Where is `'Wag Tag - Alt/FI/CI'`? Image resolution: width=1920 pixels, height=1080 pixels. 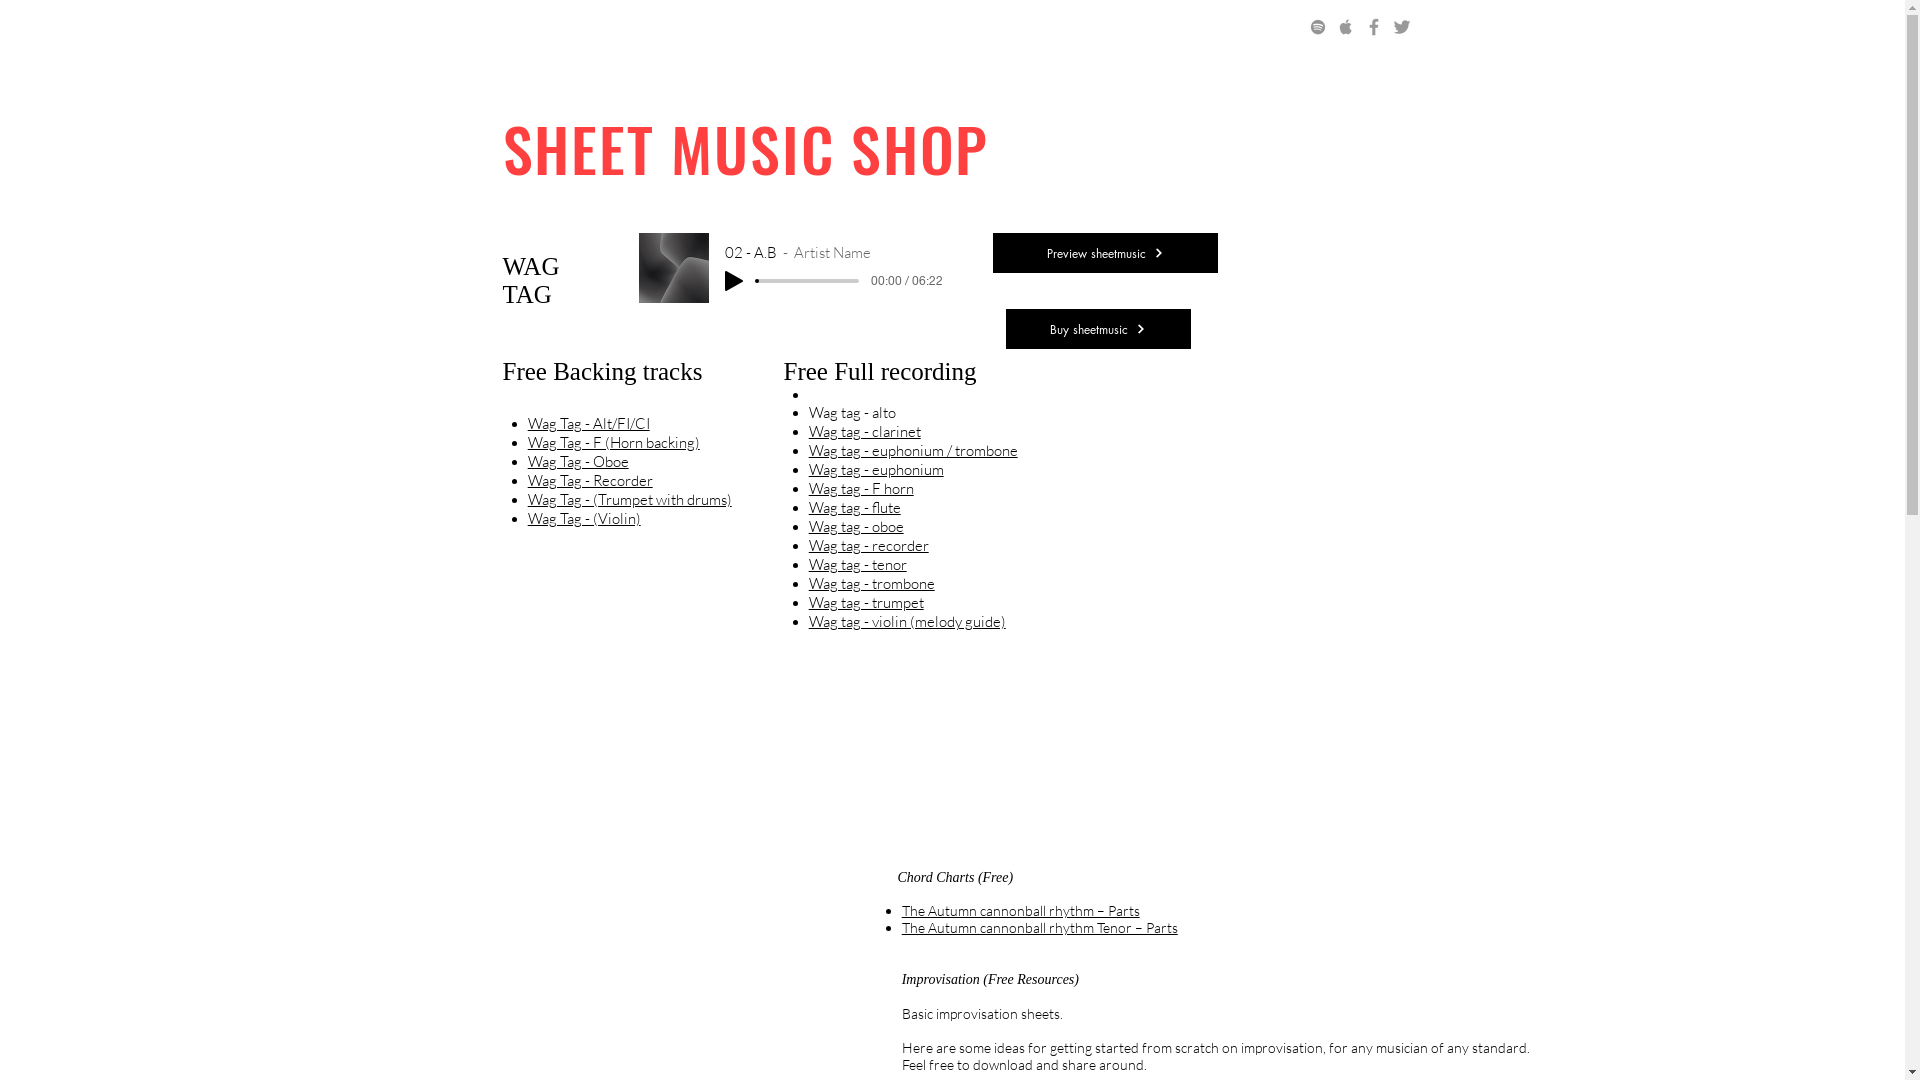
'Wag Tag - Alt/FI/CI' is located at coordinates (528, 422).